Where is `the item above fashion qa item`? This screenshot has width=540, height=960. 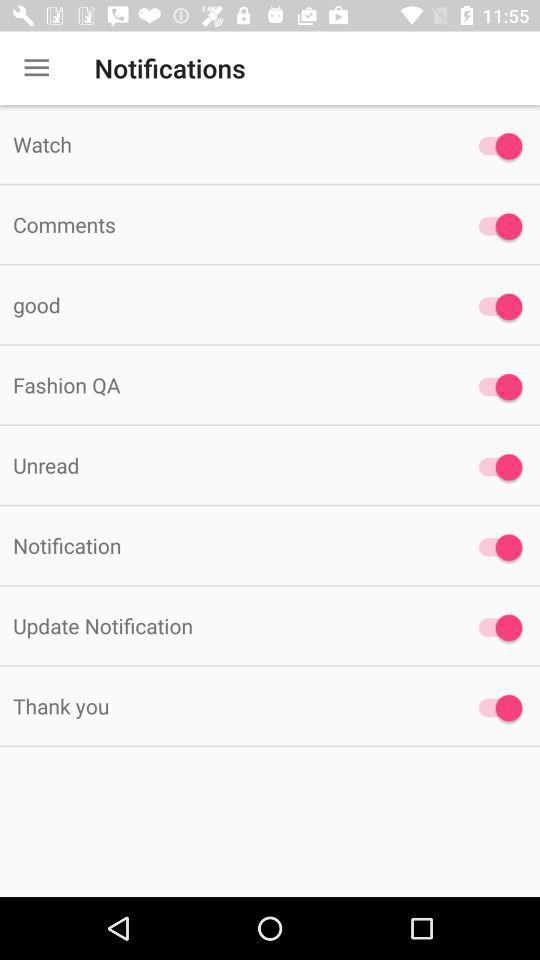
the item above fashion qa item is located at coordinates (224, 304).